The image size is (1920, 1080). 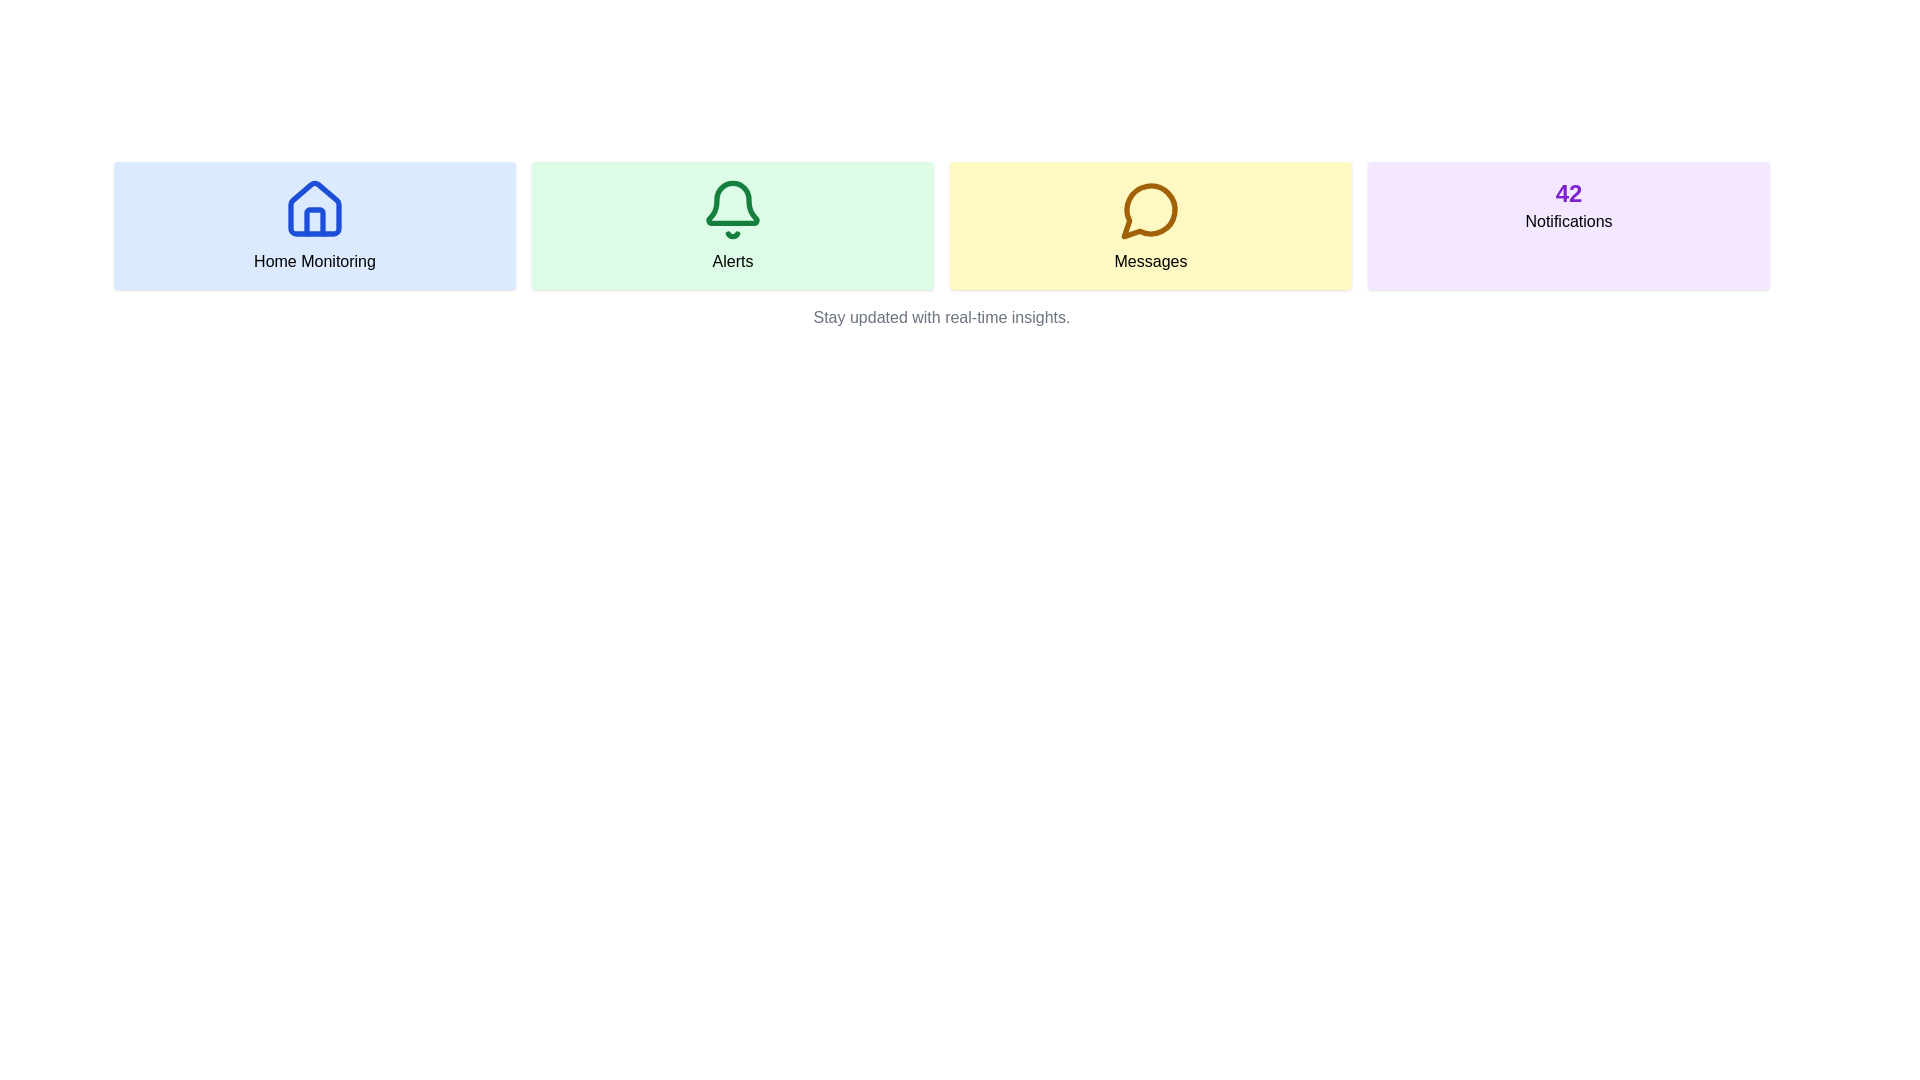 What do you see at coordinates (732, 225) in the screenshot?
I see `the 'Alerts' informational card, which is the second card in a four-card grid layout, positioned between the 'Home Monitoring' and 'Messages' cards` at bounding box center [732, 225].